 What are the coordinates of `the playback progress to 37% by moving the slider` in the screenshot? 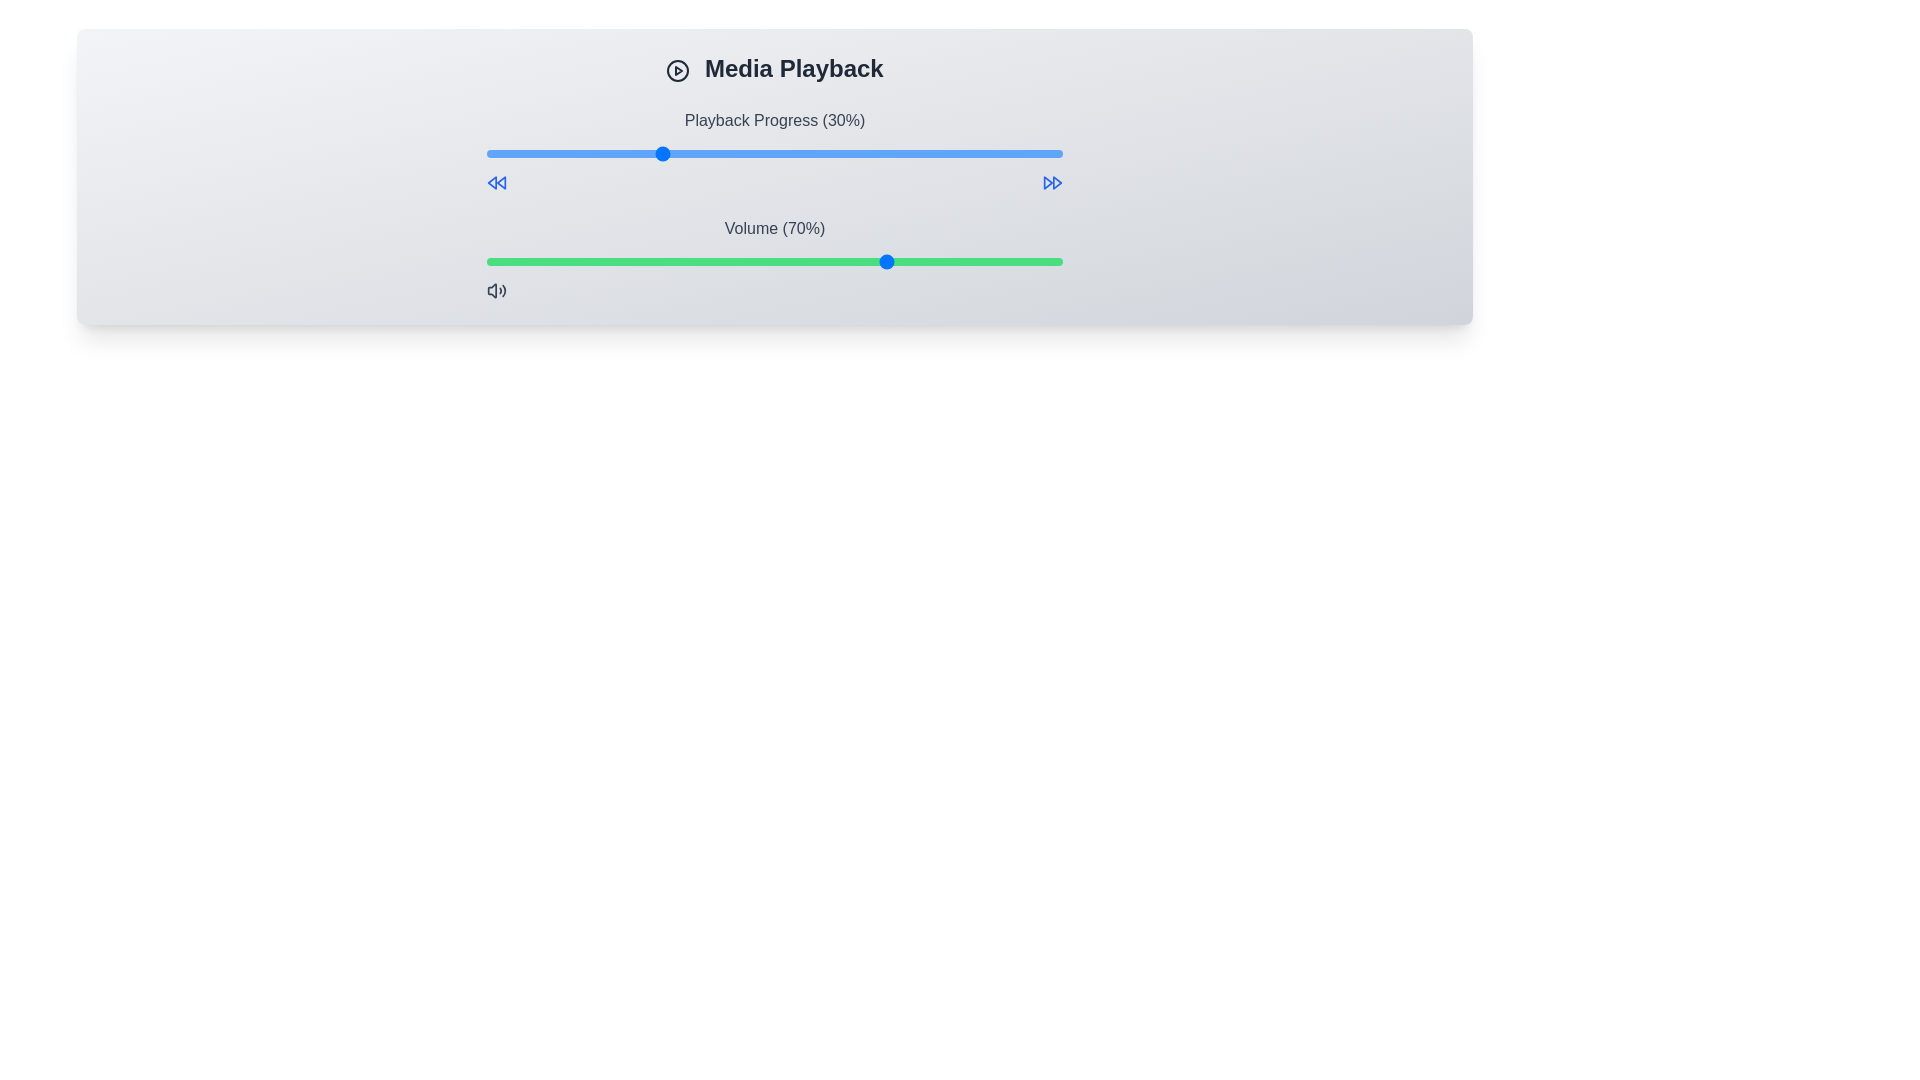 It's located at (700, 153).